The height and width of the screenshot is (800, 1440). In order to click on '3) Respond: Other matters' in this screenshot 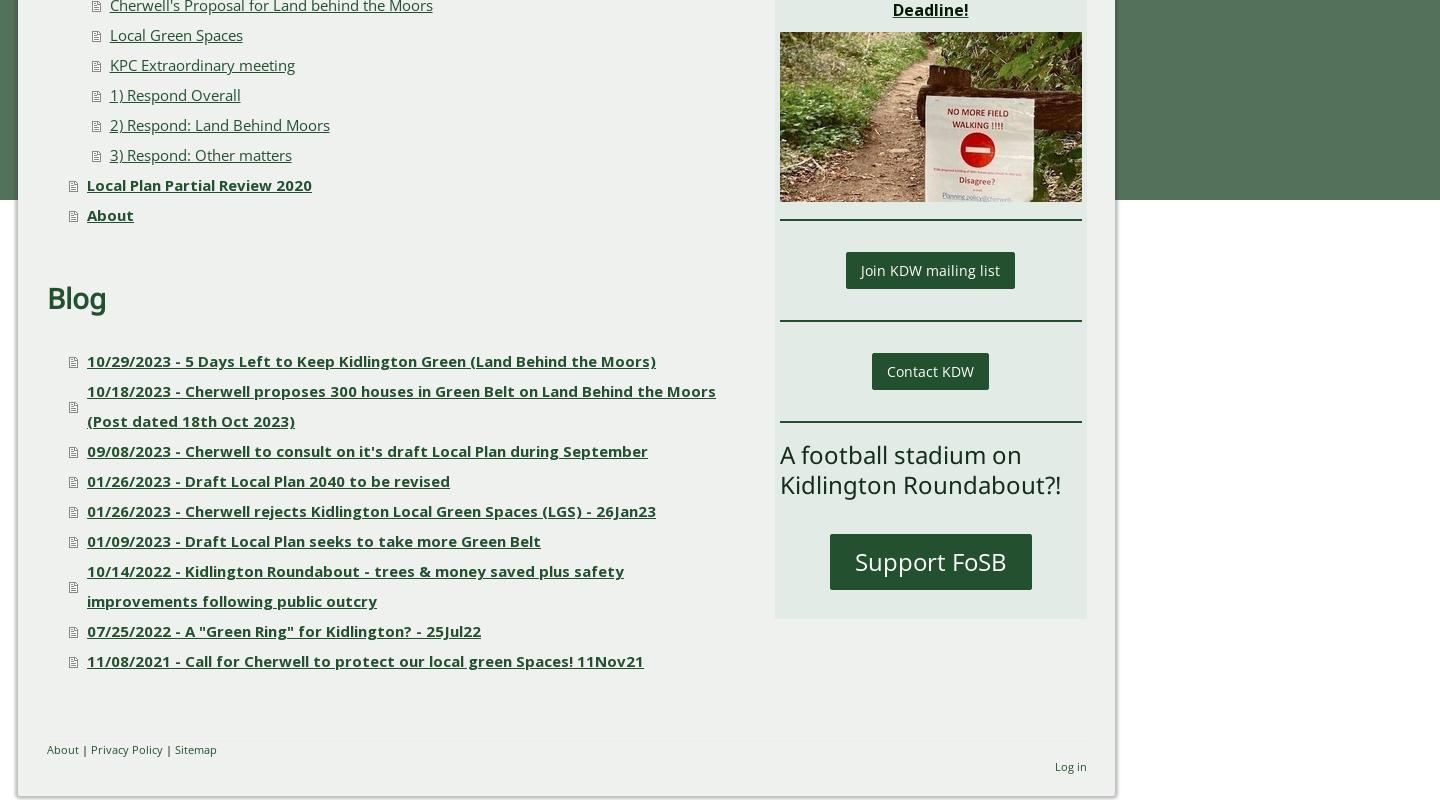, I will do `click(200, 154)`.